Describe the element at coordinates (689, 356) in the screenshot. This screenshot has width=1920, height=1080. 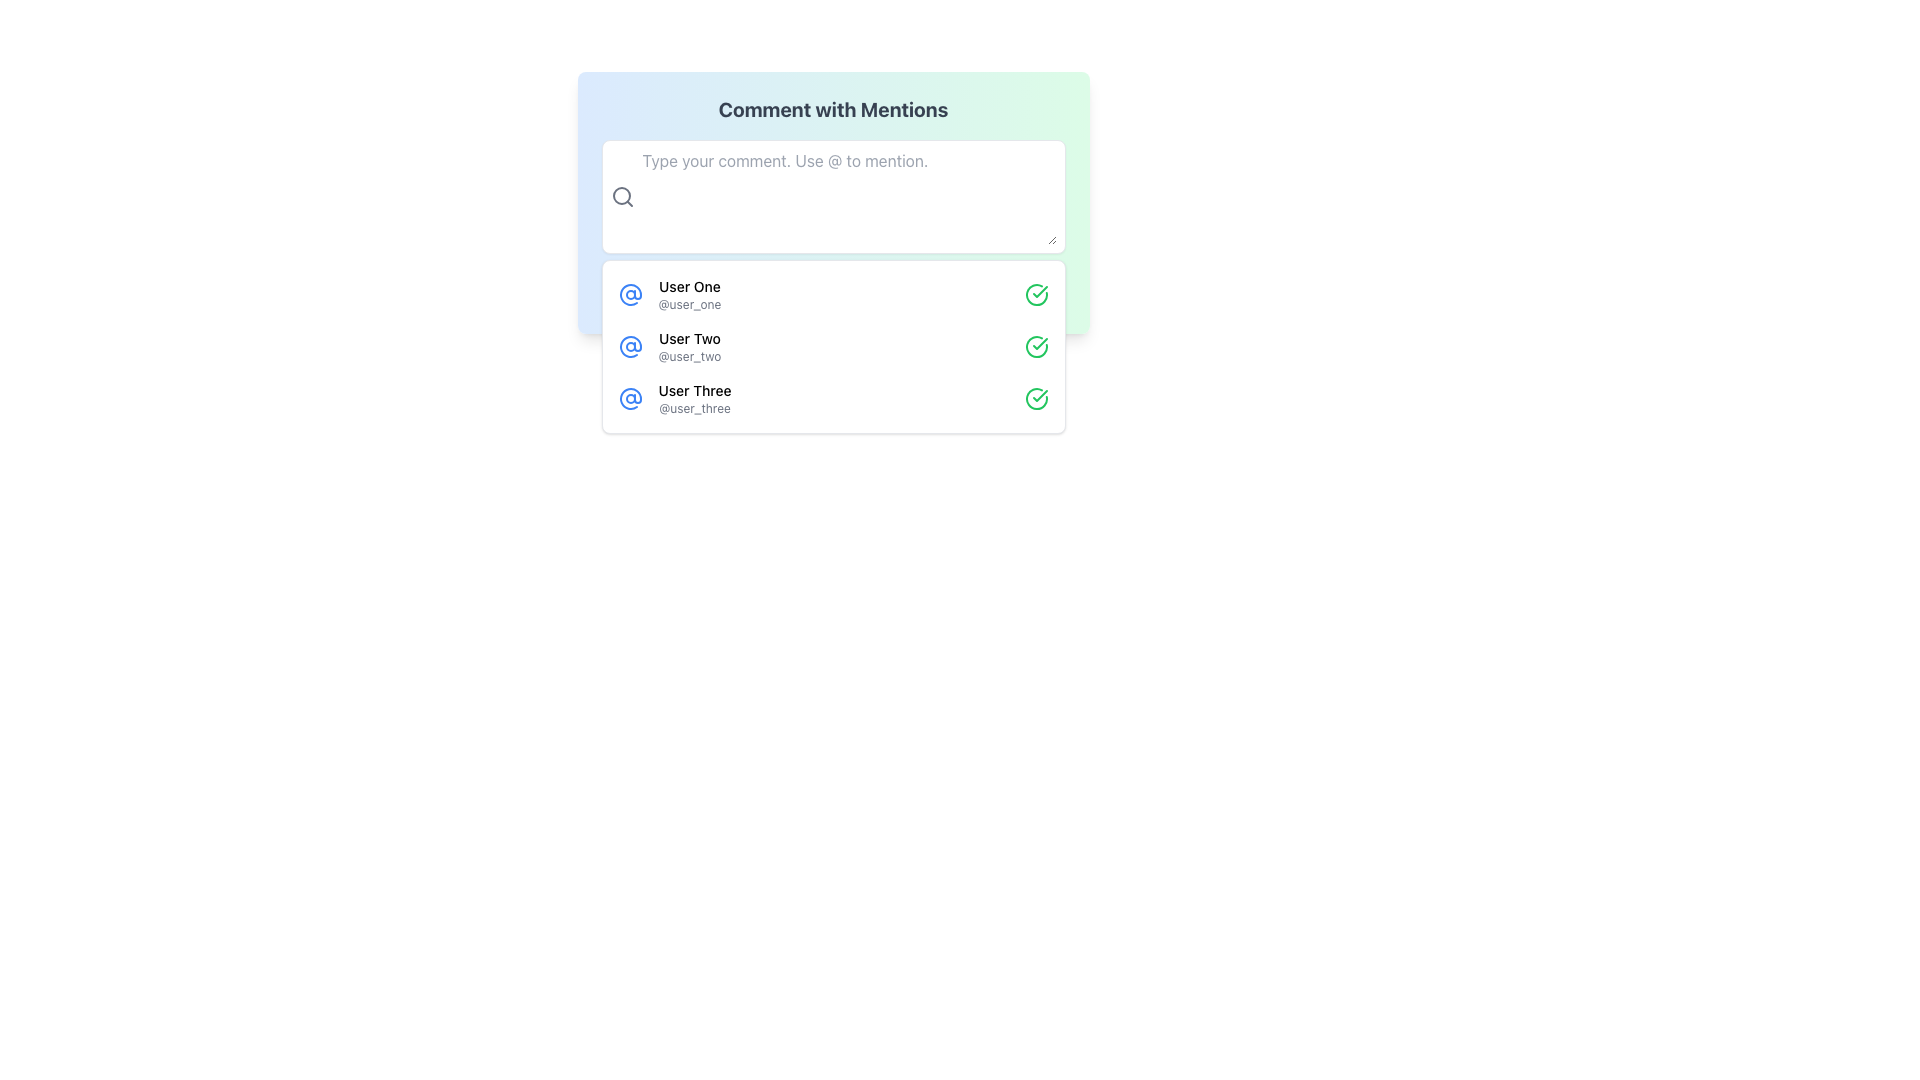
I see `the label element that identifies the user 'User Two' in the list of user suggestions` at that location.